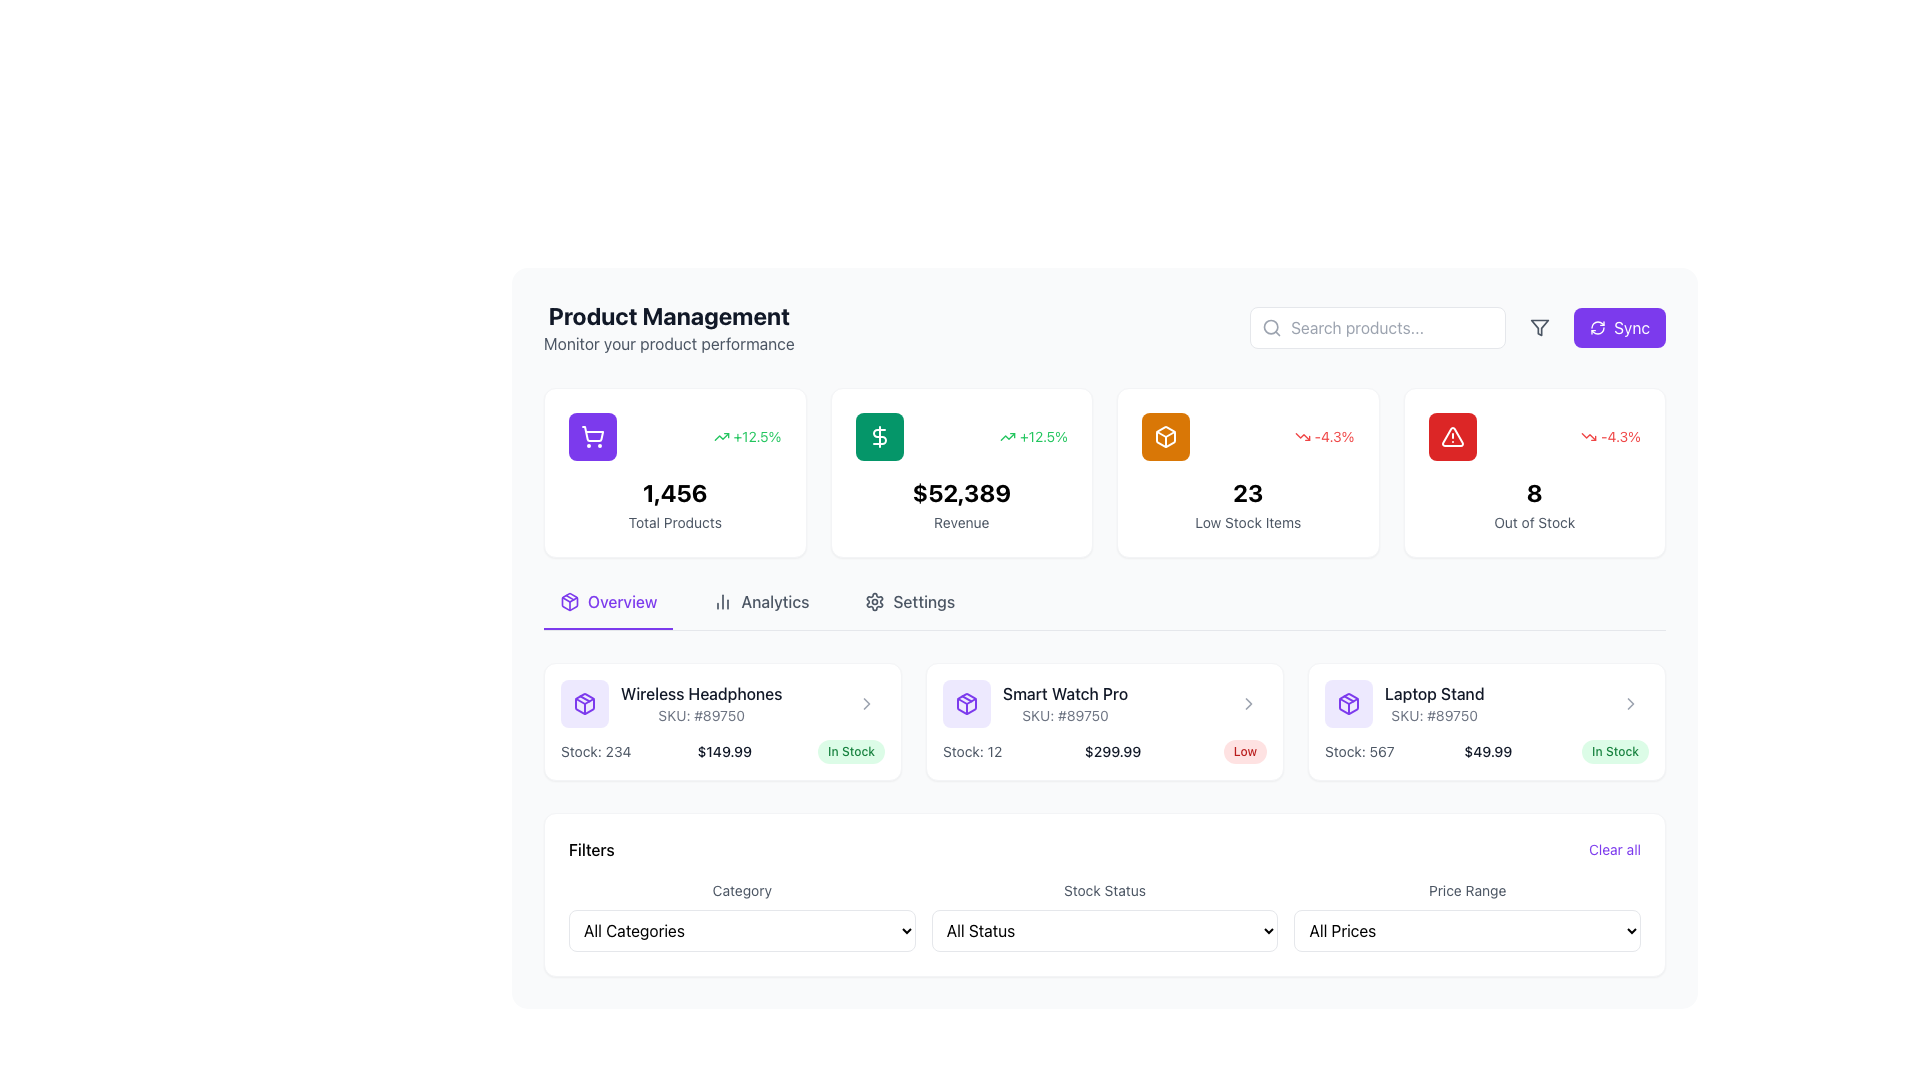 The image size is (1920, 1080). Describe the element at coordinates (909, 608) in the screenshot. I see `the Navigation option button link, which is the third item in the horizontal navigation bar` at that location.